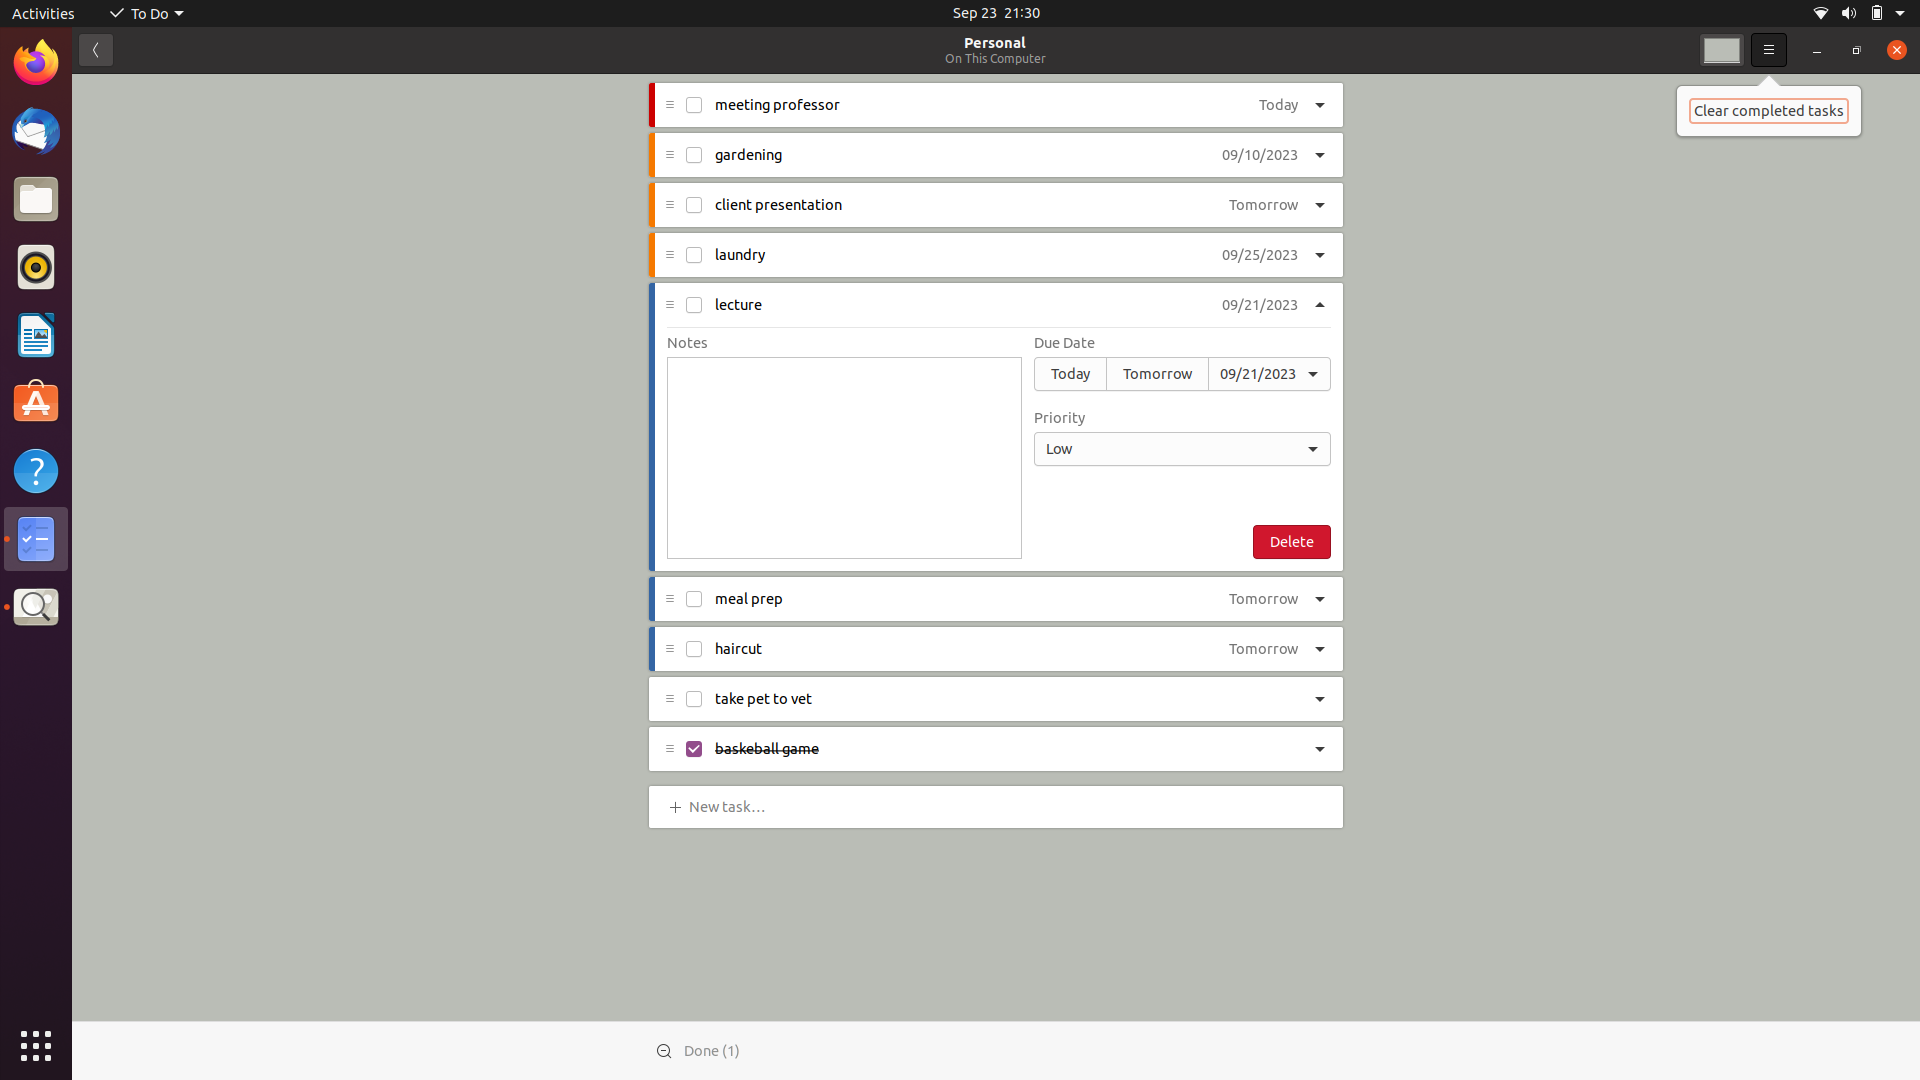  I want to click on Add new task, so click(730, 804).